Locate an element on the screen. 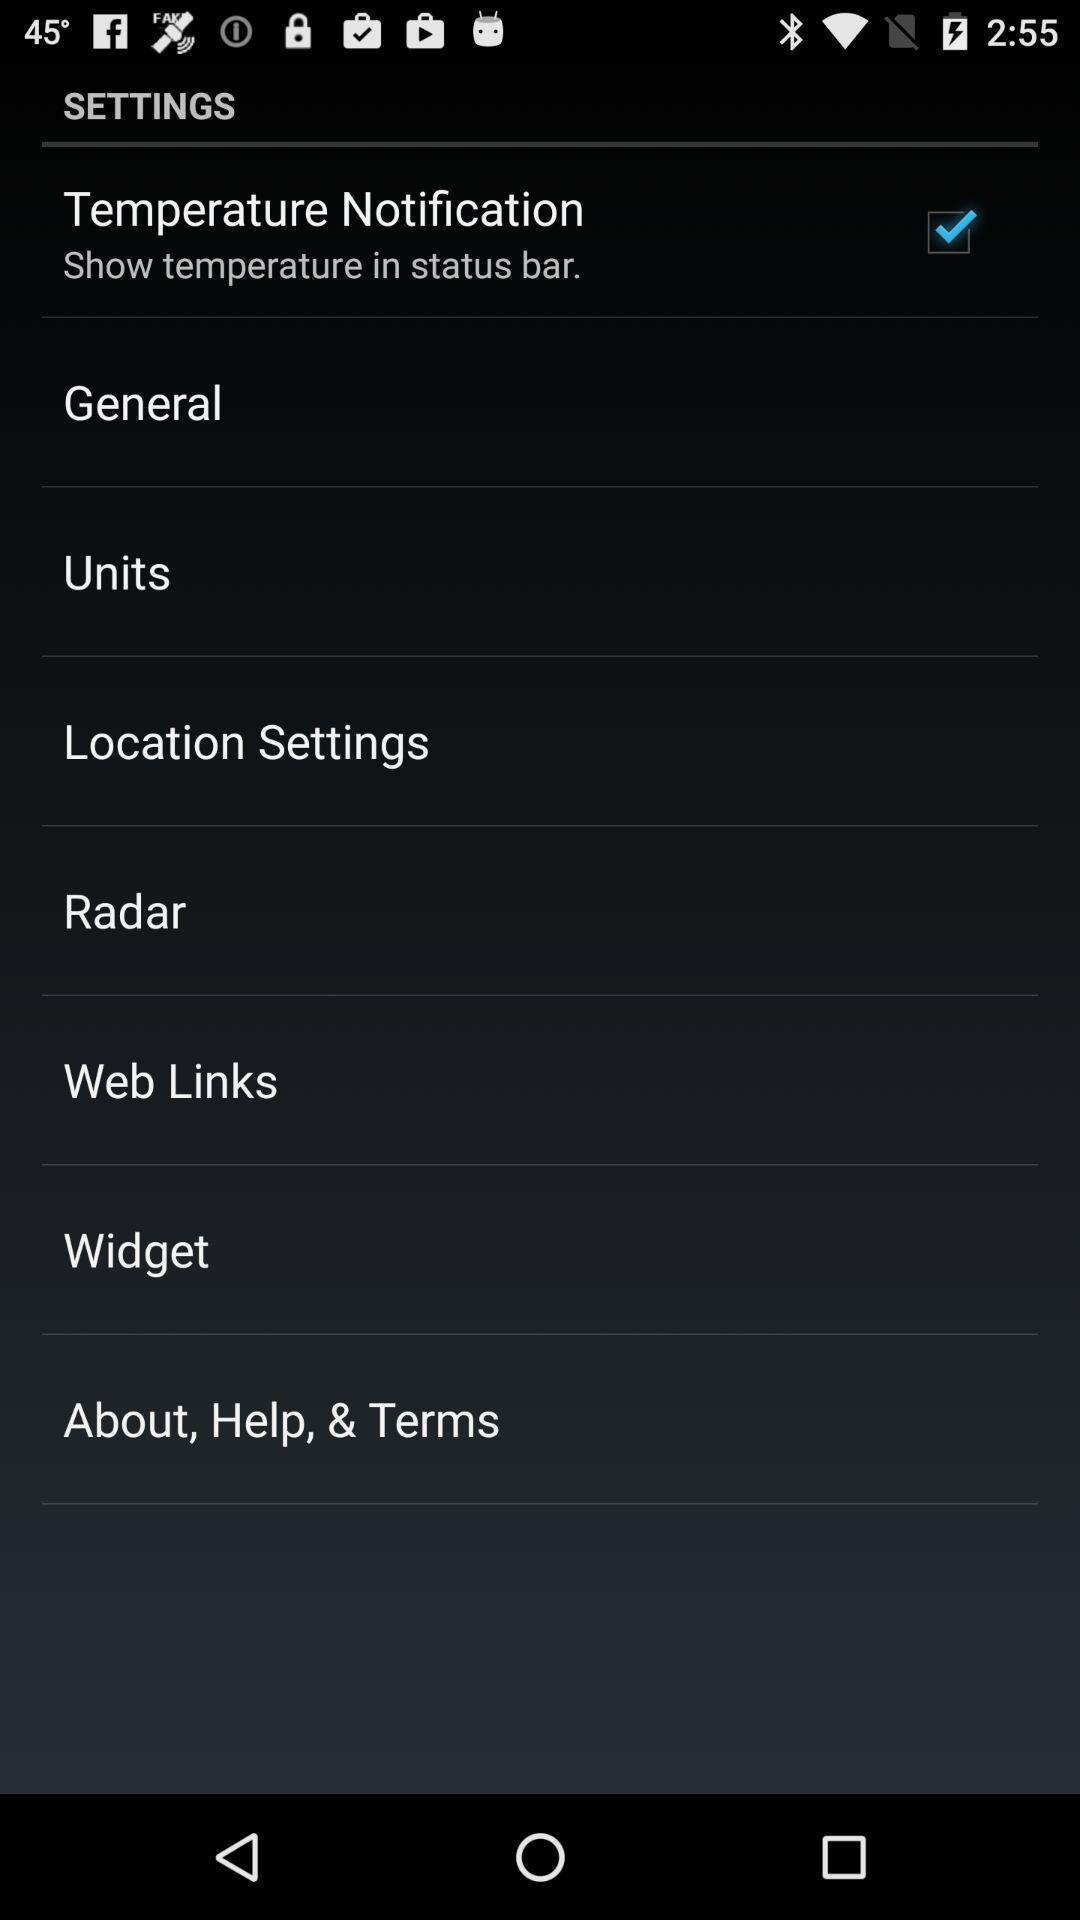 Image resolution: width=1080 pixels, height=1920 pixels. item below the web links app is located at coordinates (135, 1248).